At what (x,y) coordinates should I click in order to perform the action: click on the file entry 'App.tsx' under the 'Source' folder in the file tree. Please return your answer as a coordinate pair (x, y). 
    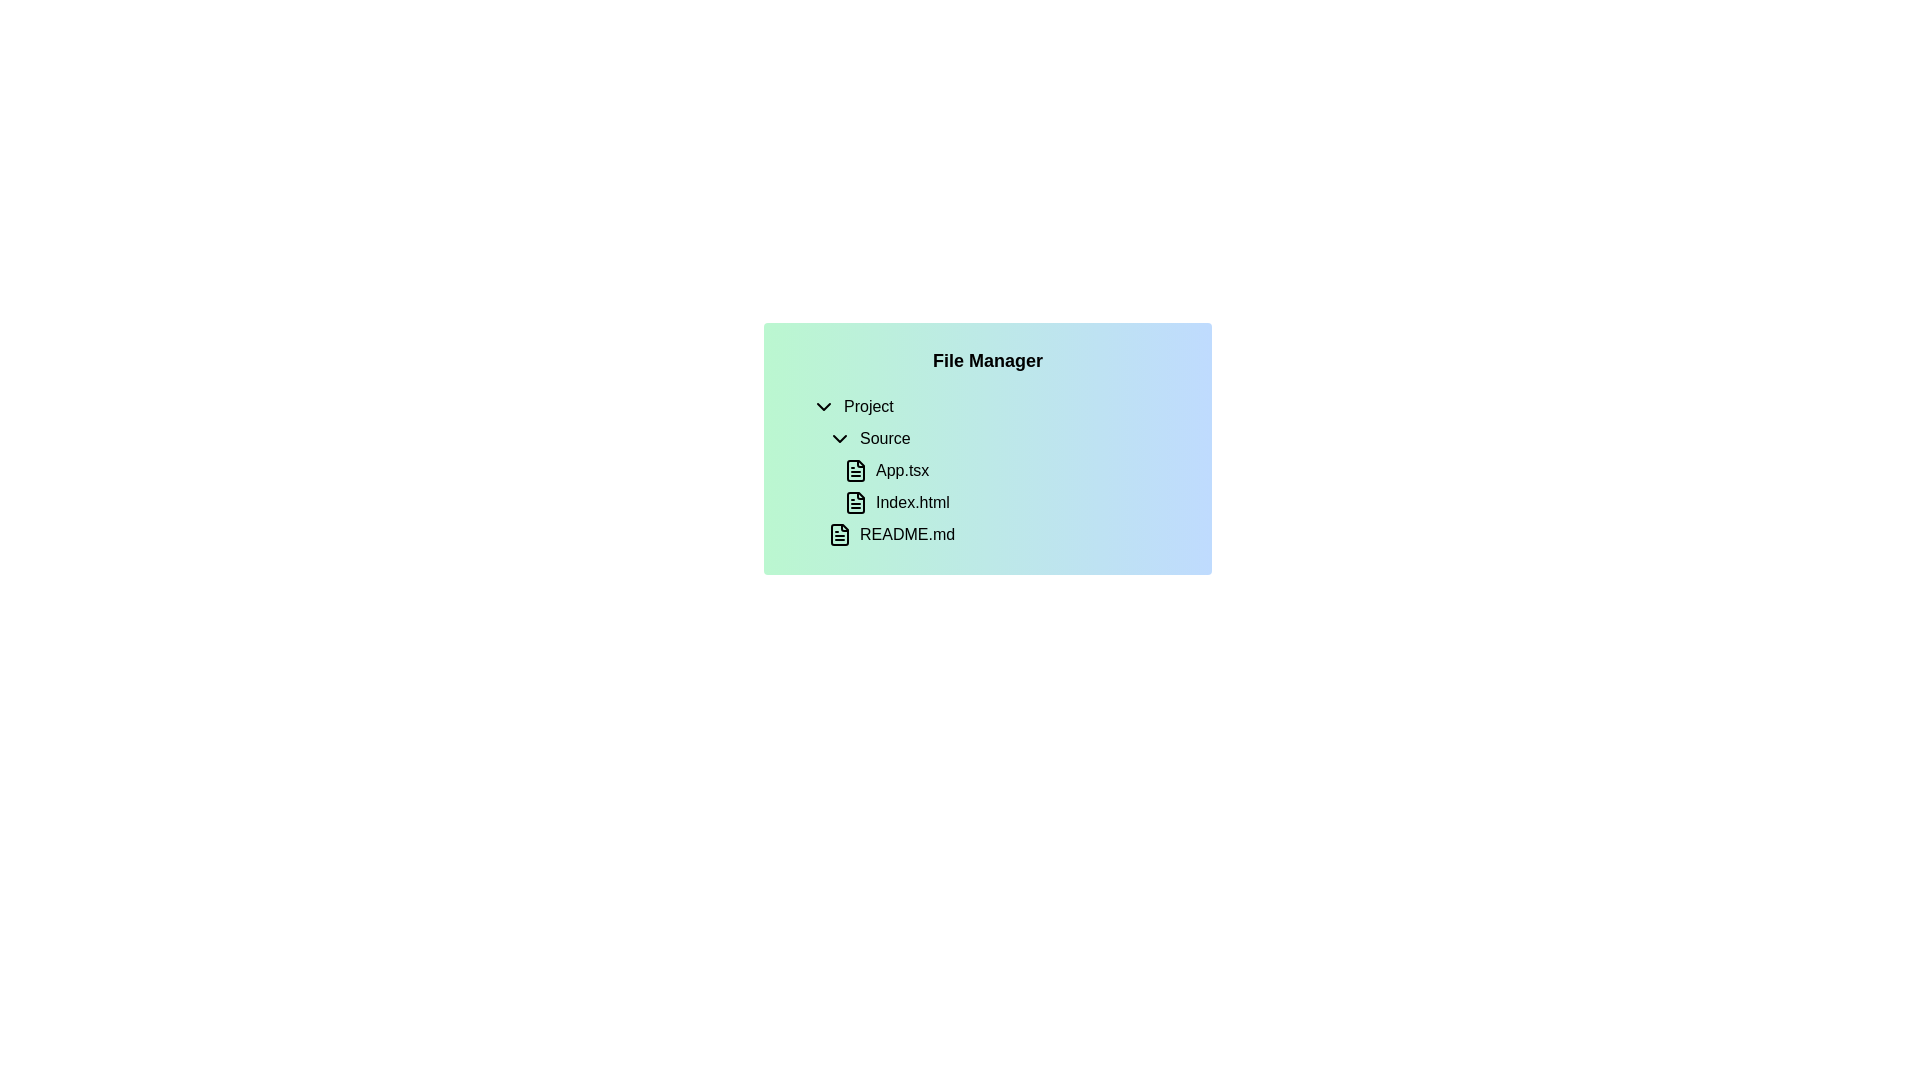
    Looking at the image, I should click on (1012, 470).